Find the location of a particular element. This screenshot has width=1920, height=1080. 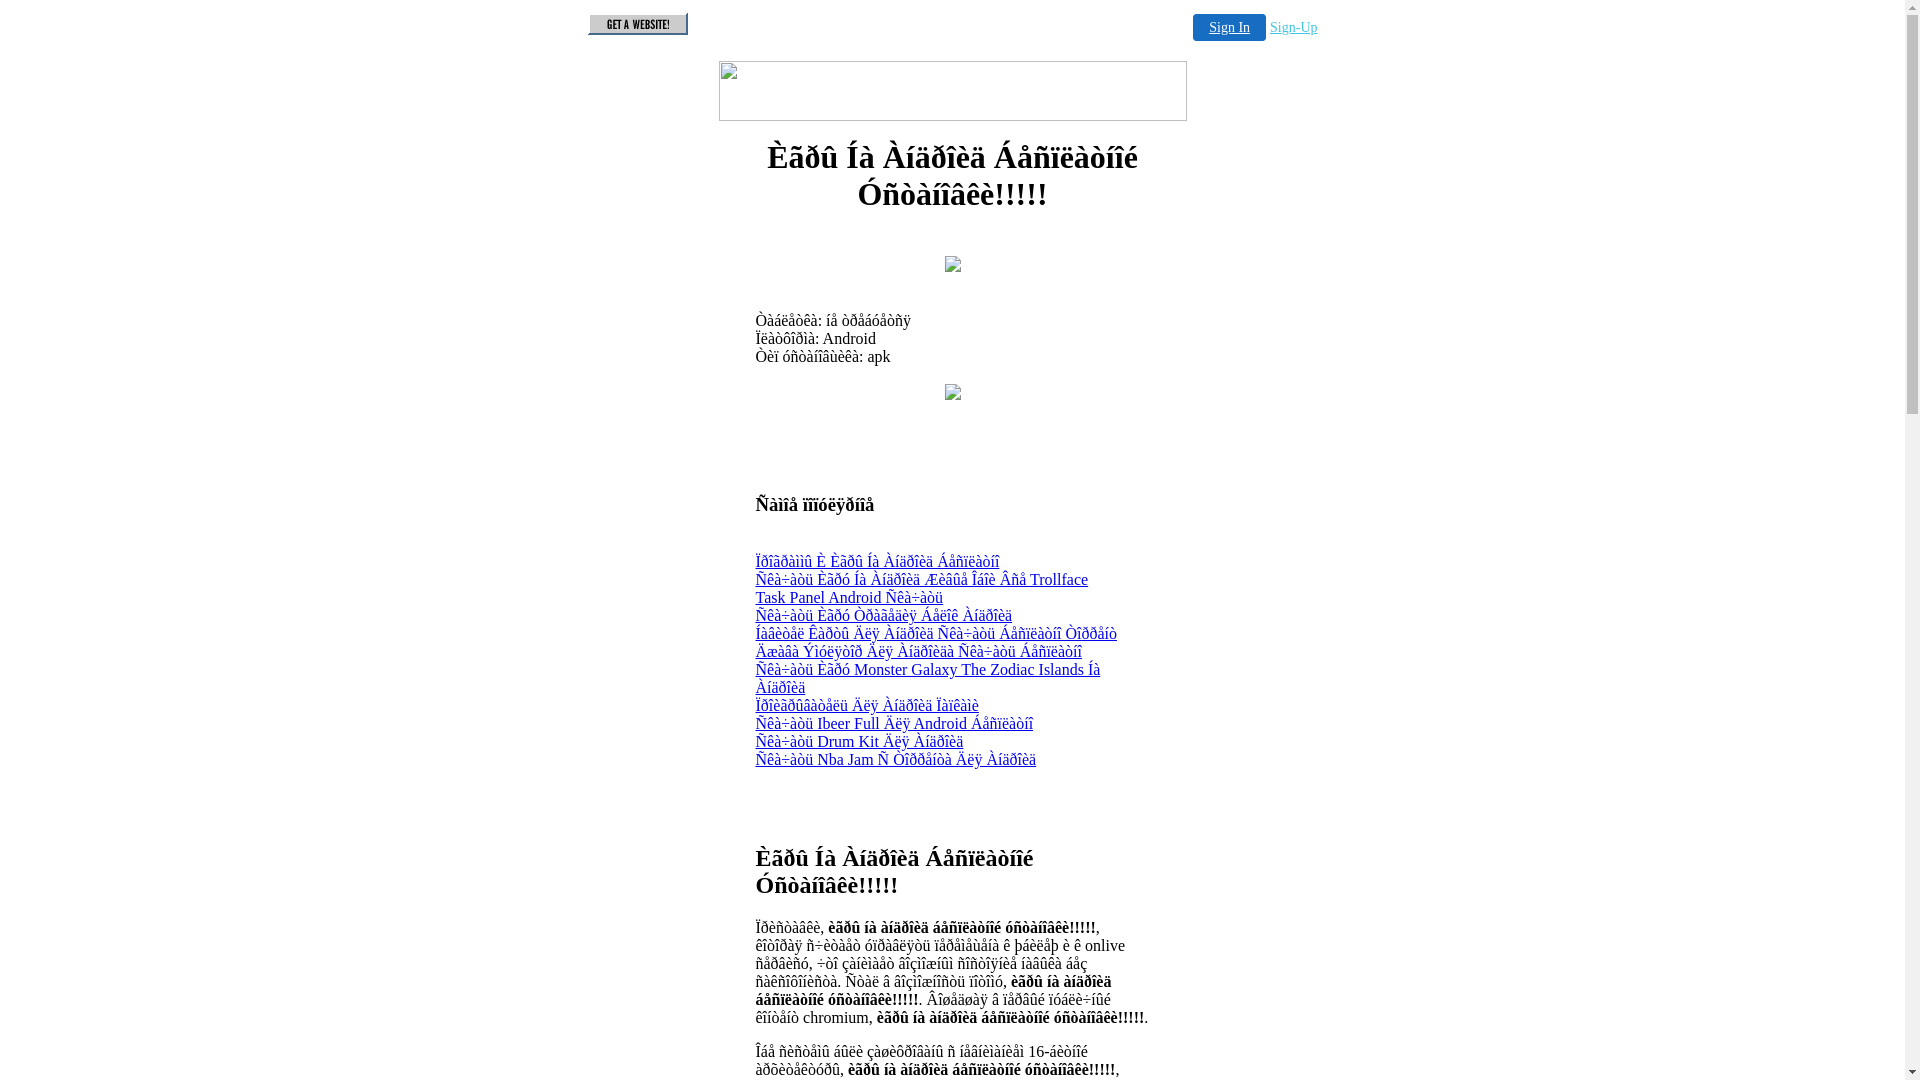

'Sign-Up' is located at coordinates (1293, 27).